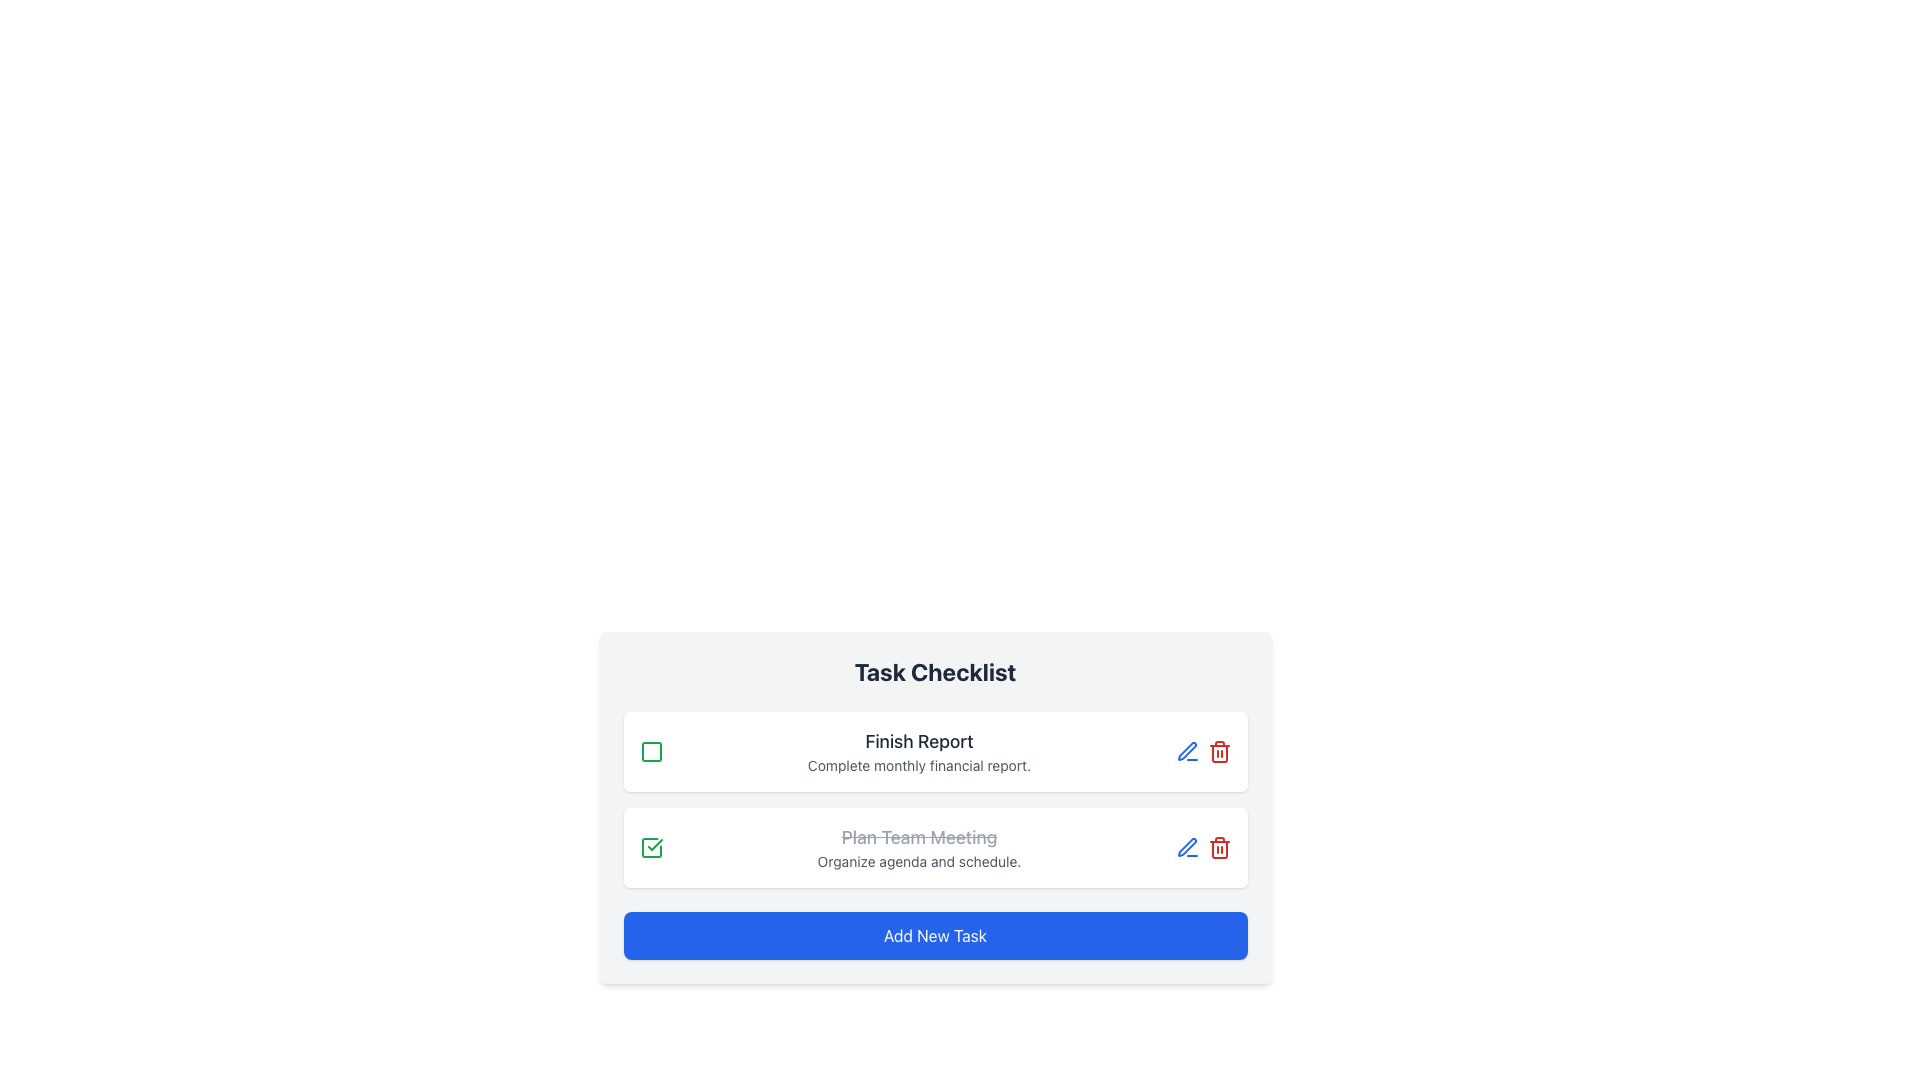 The height and width of the screenshot is (1080, 1920). I want to click on the blue pen icon in the grouped interactive action buttons for the 'Plan Team Meeting' task, so click(1202, 848).